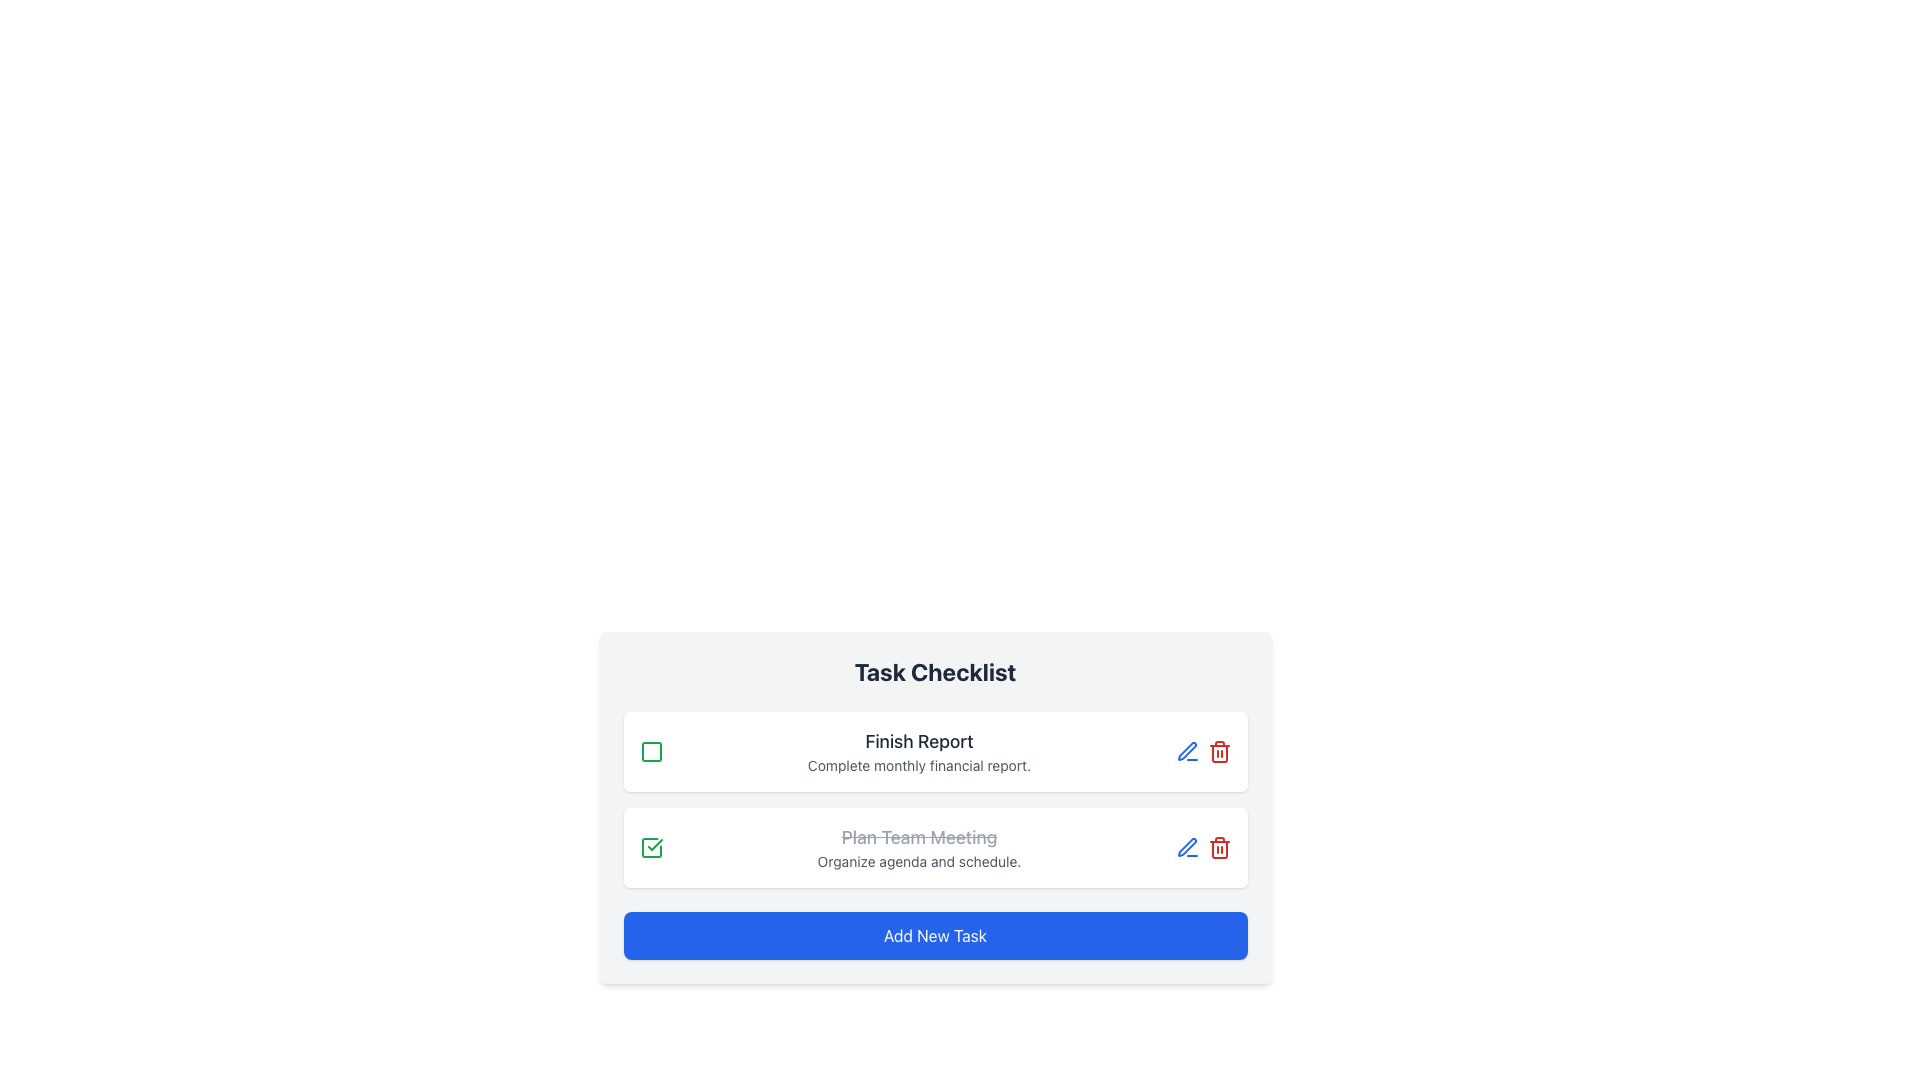 The height and width of the screenshot is (1080, 1920). I want to click on the blue pen icon in the grouped interactive action buttons for the 'Plan Team Meeting' task, so click(1202, 848).